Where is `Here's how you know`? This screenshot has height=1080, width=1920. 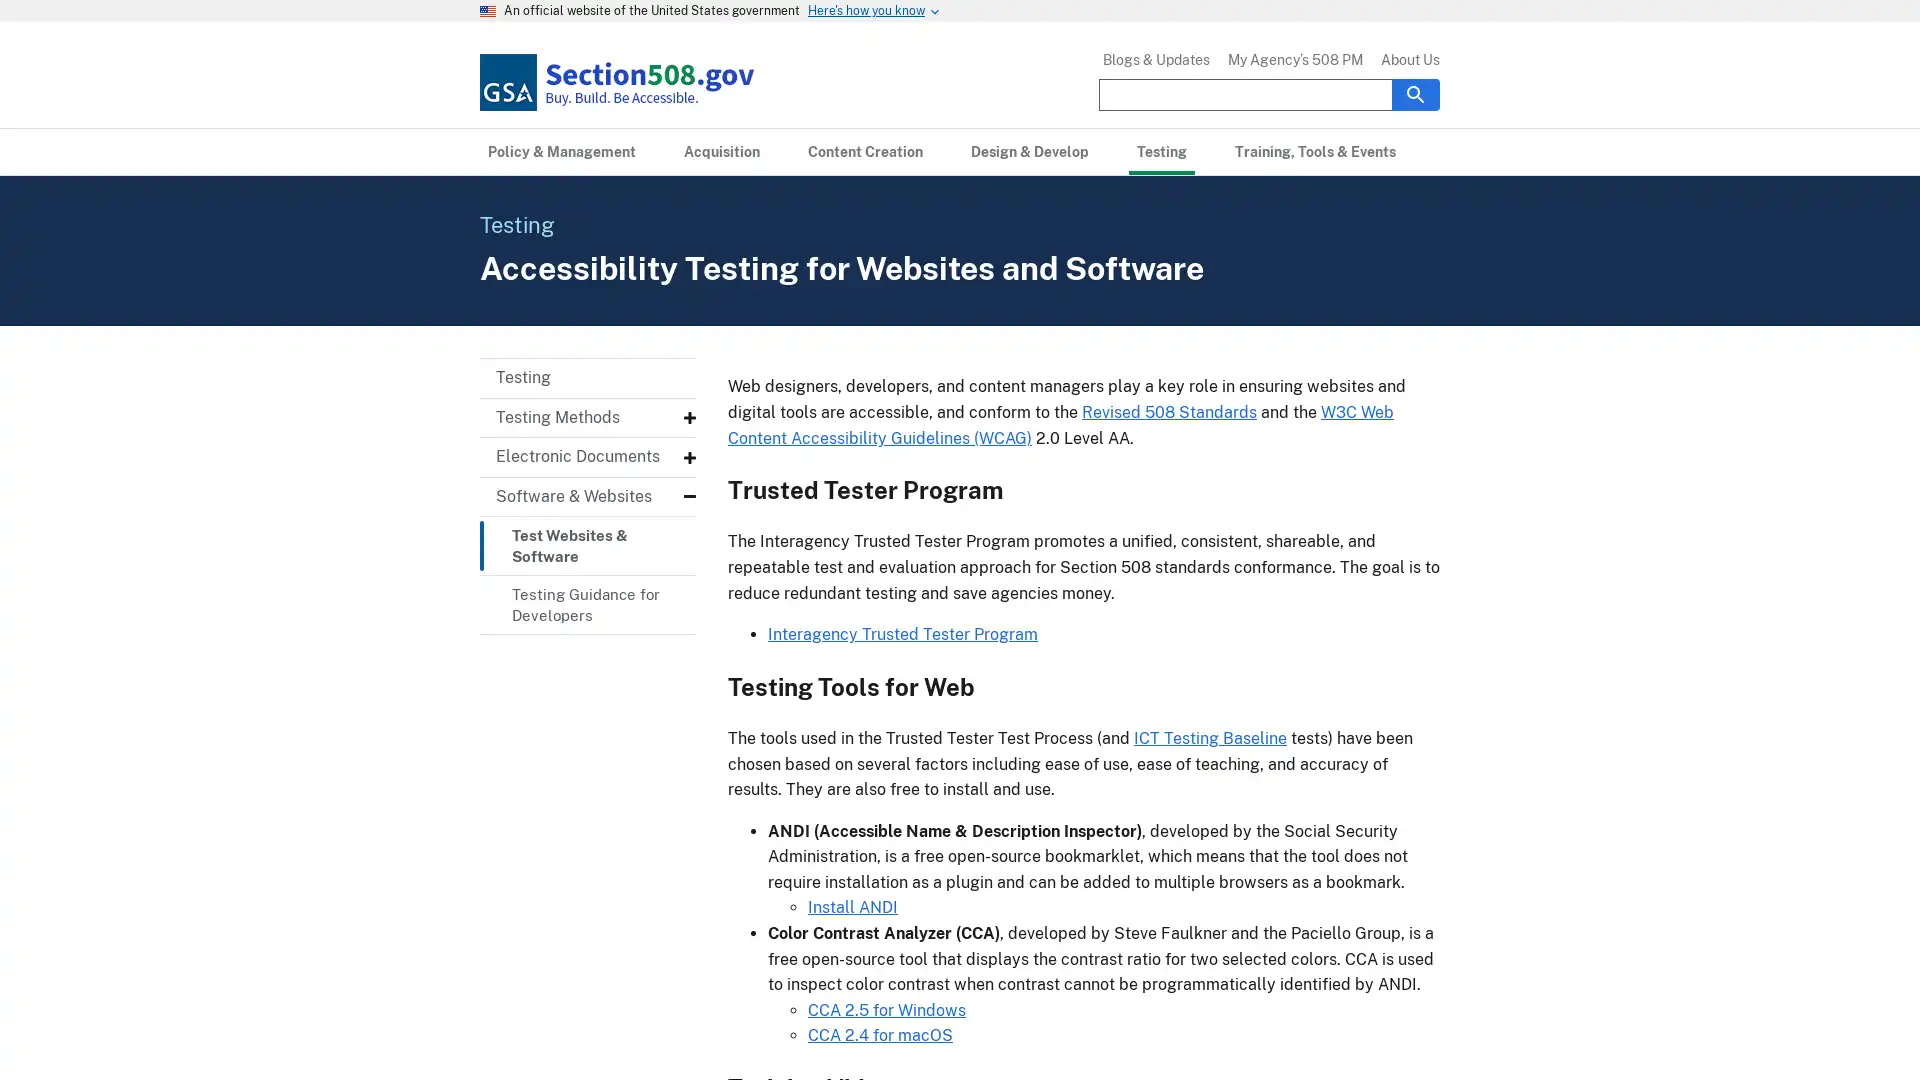 Here's how you know is located at coordinates (866, 11).